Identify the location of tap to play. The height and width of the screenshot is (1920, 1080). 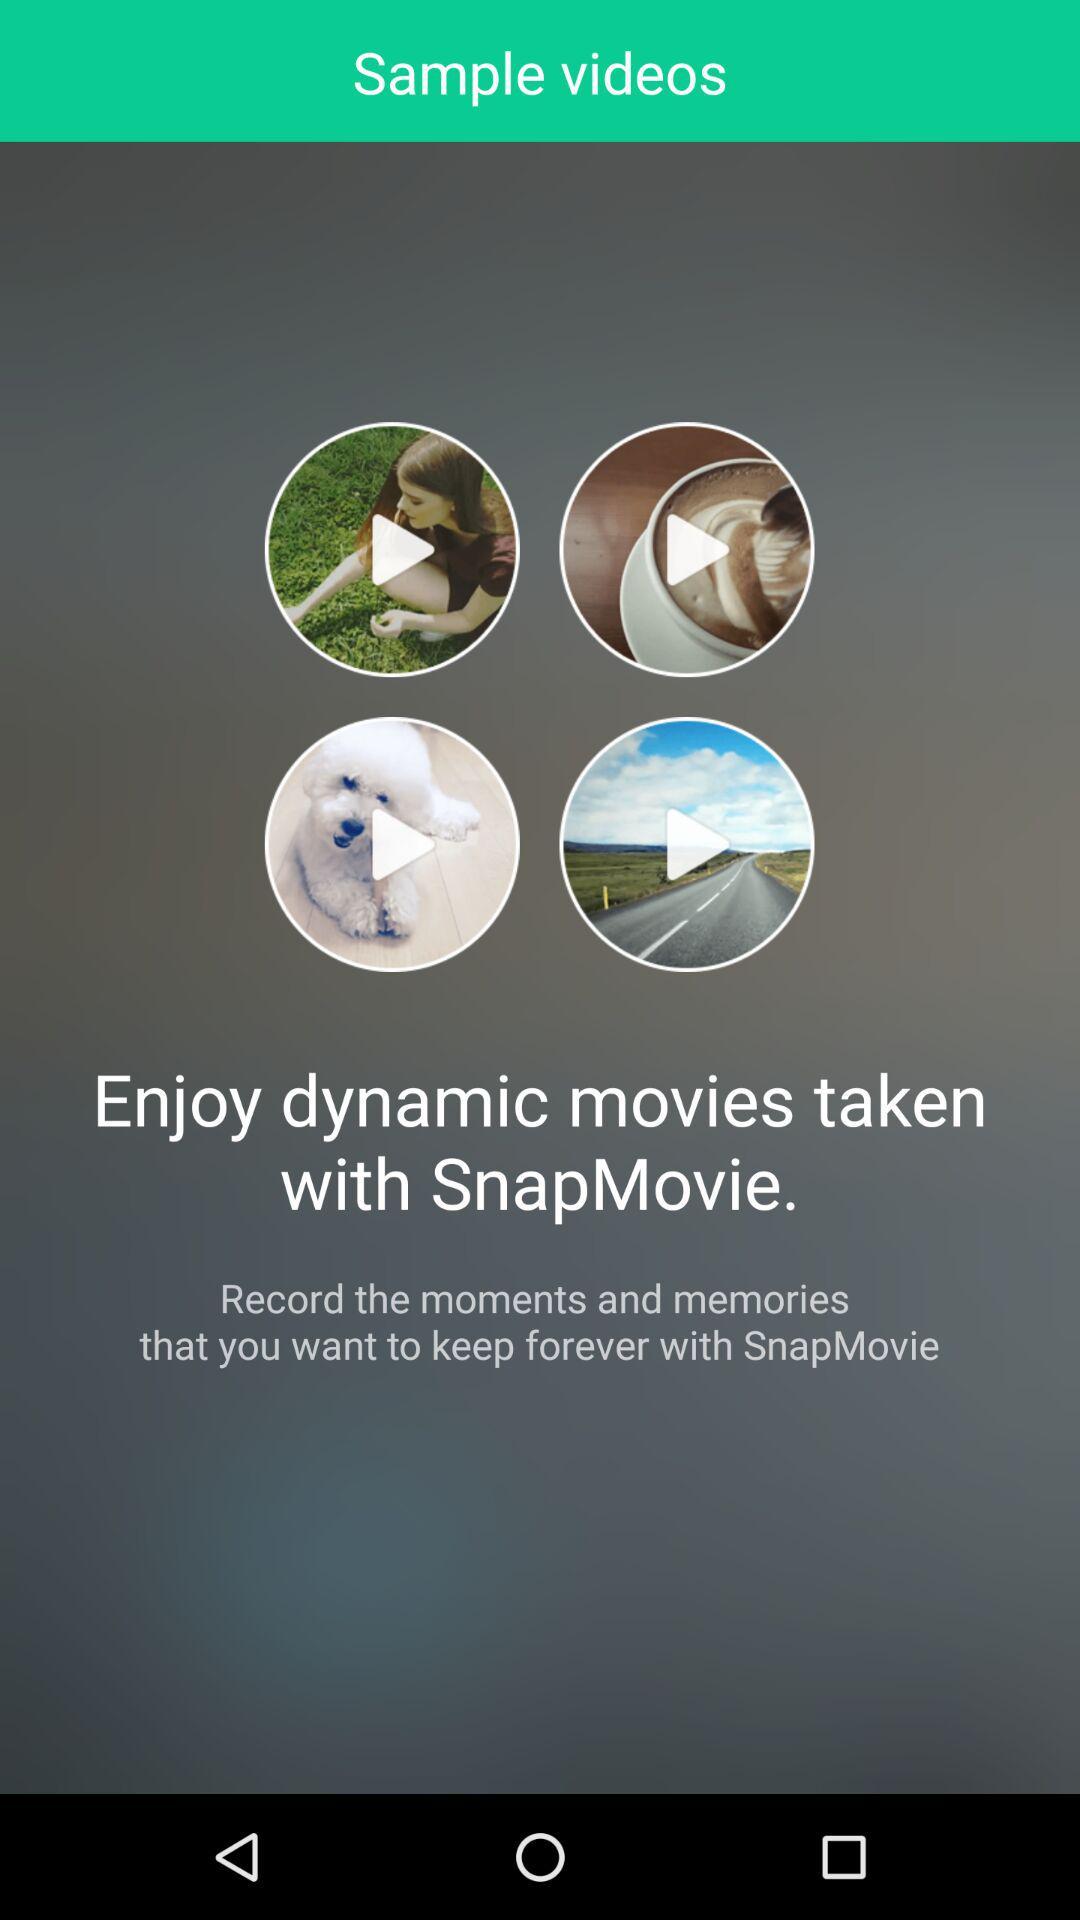
(685, 549).